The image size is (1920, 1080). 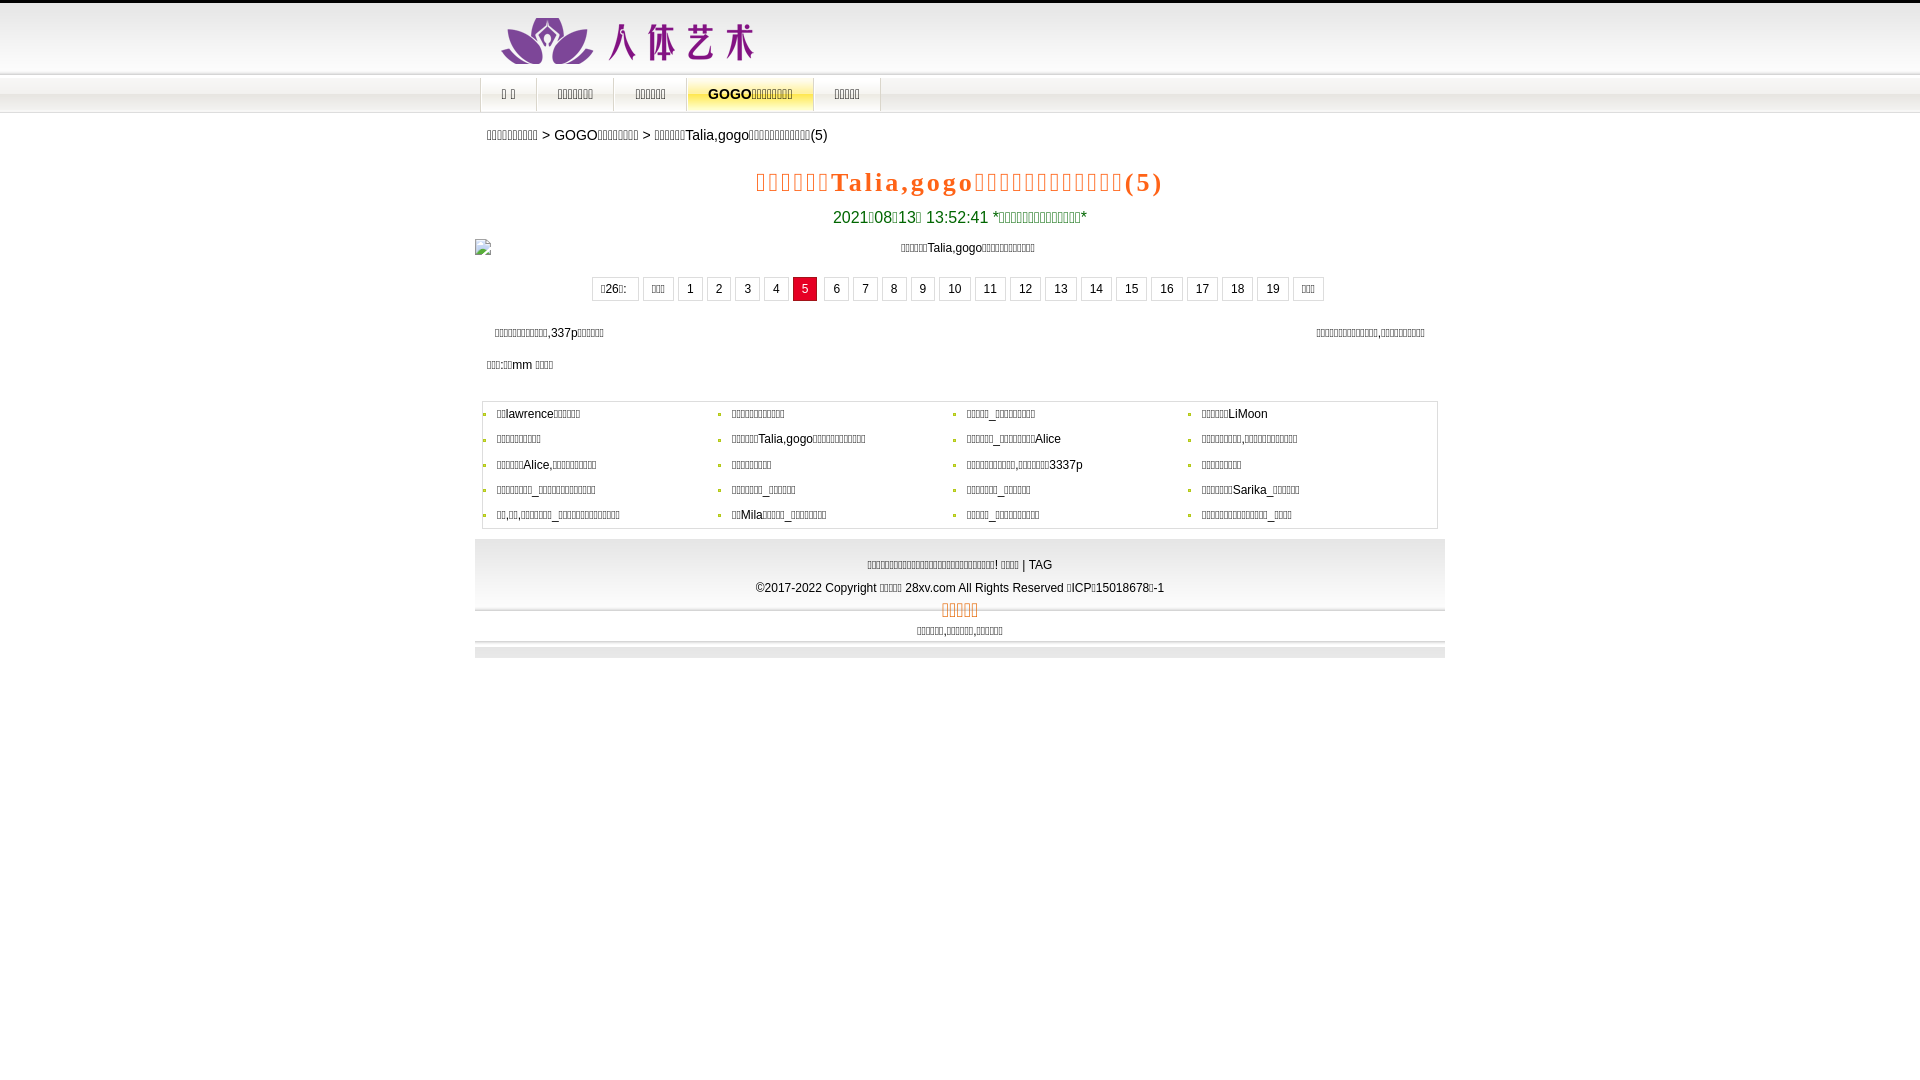 I want to click on '6', so click(x=824, y=289).